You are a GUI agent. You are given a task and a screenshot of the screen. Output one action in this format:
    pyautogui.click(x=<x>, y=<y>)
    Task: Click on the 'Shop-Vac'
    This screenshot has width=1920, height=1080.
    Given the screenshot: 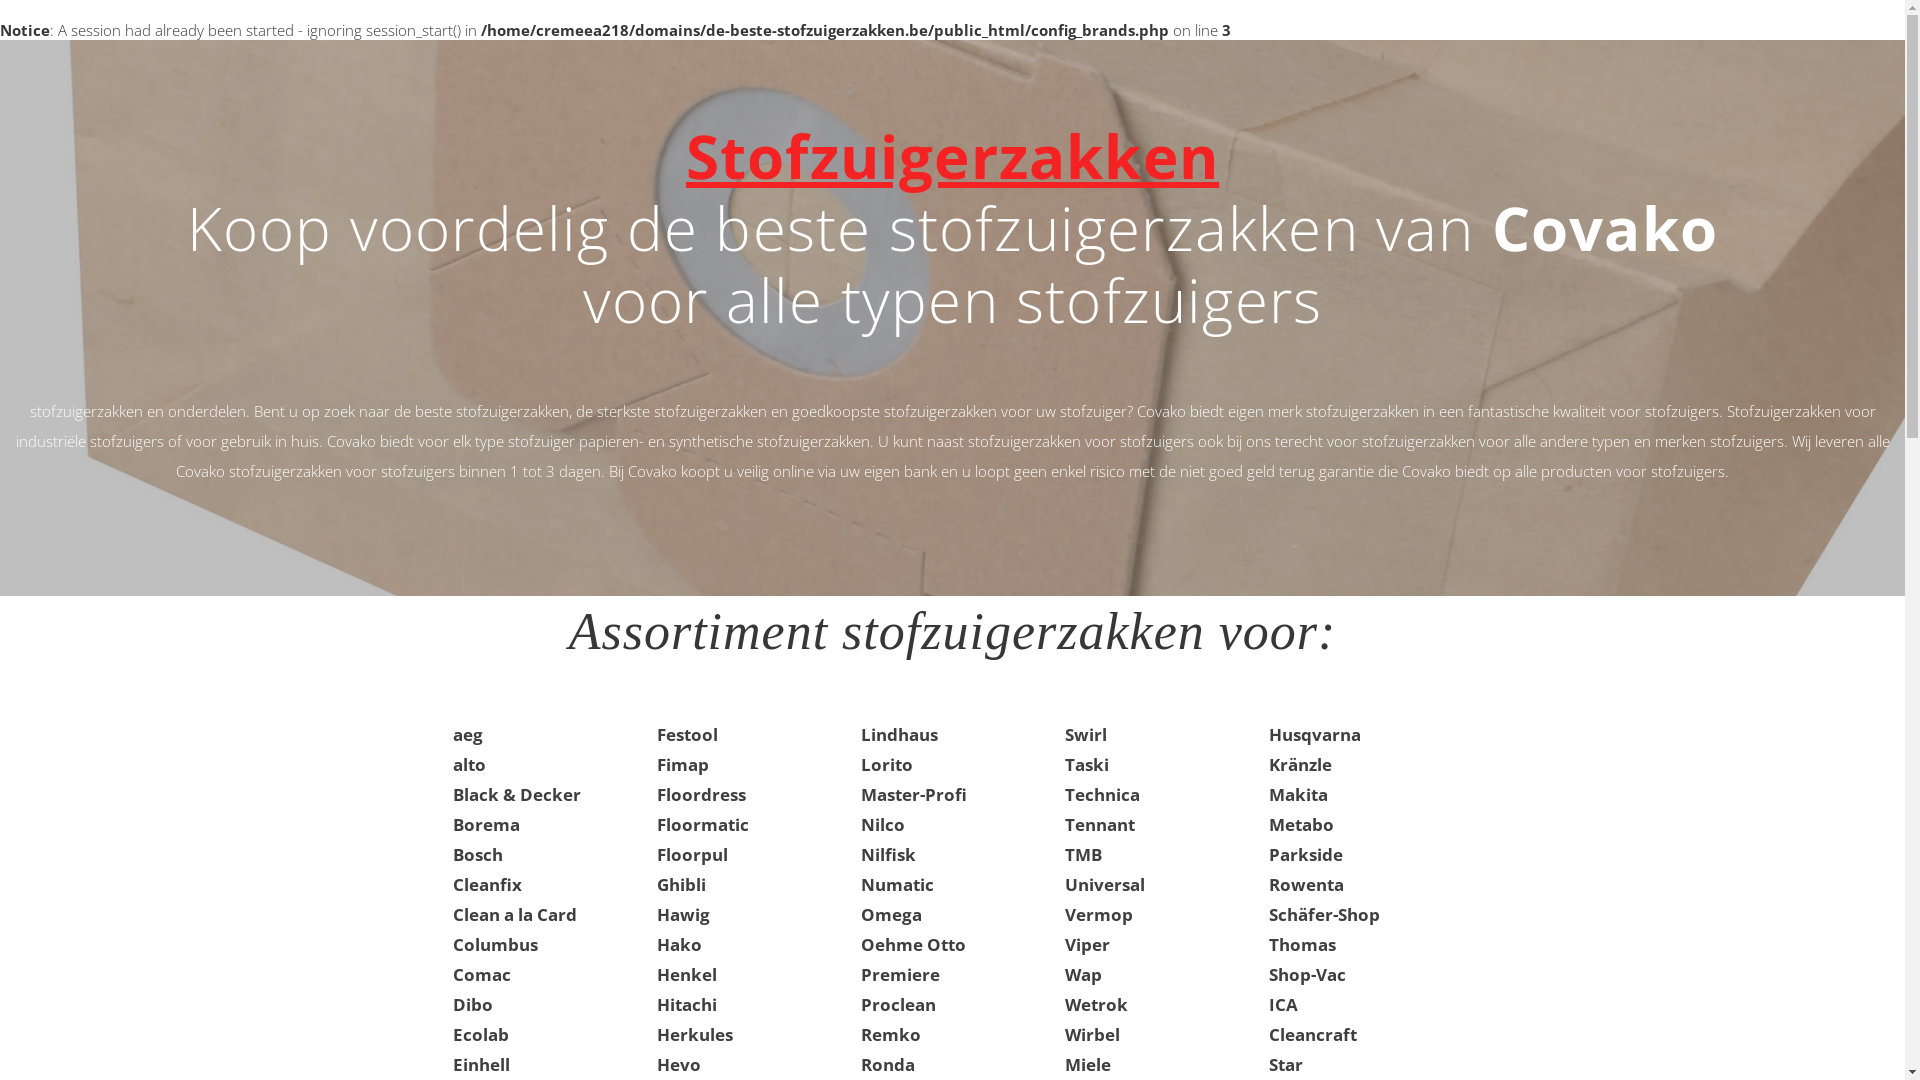 What is the action you would take?
    pyautogui.click(x=1266, y=973)
    